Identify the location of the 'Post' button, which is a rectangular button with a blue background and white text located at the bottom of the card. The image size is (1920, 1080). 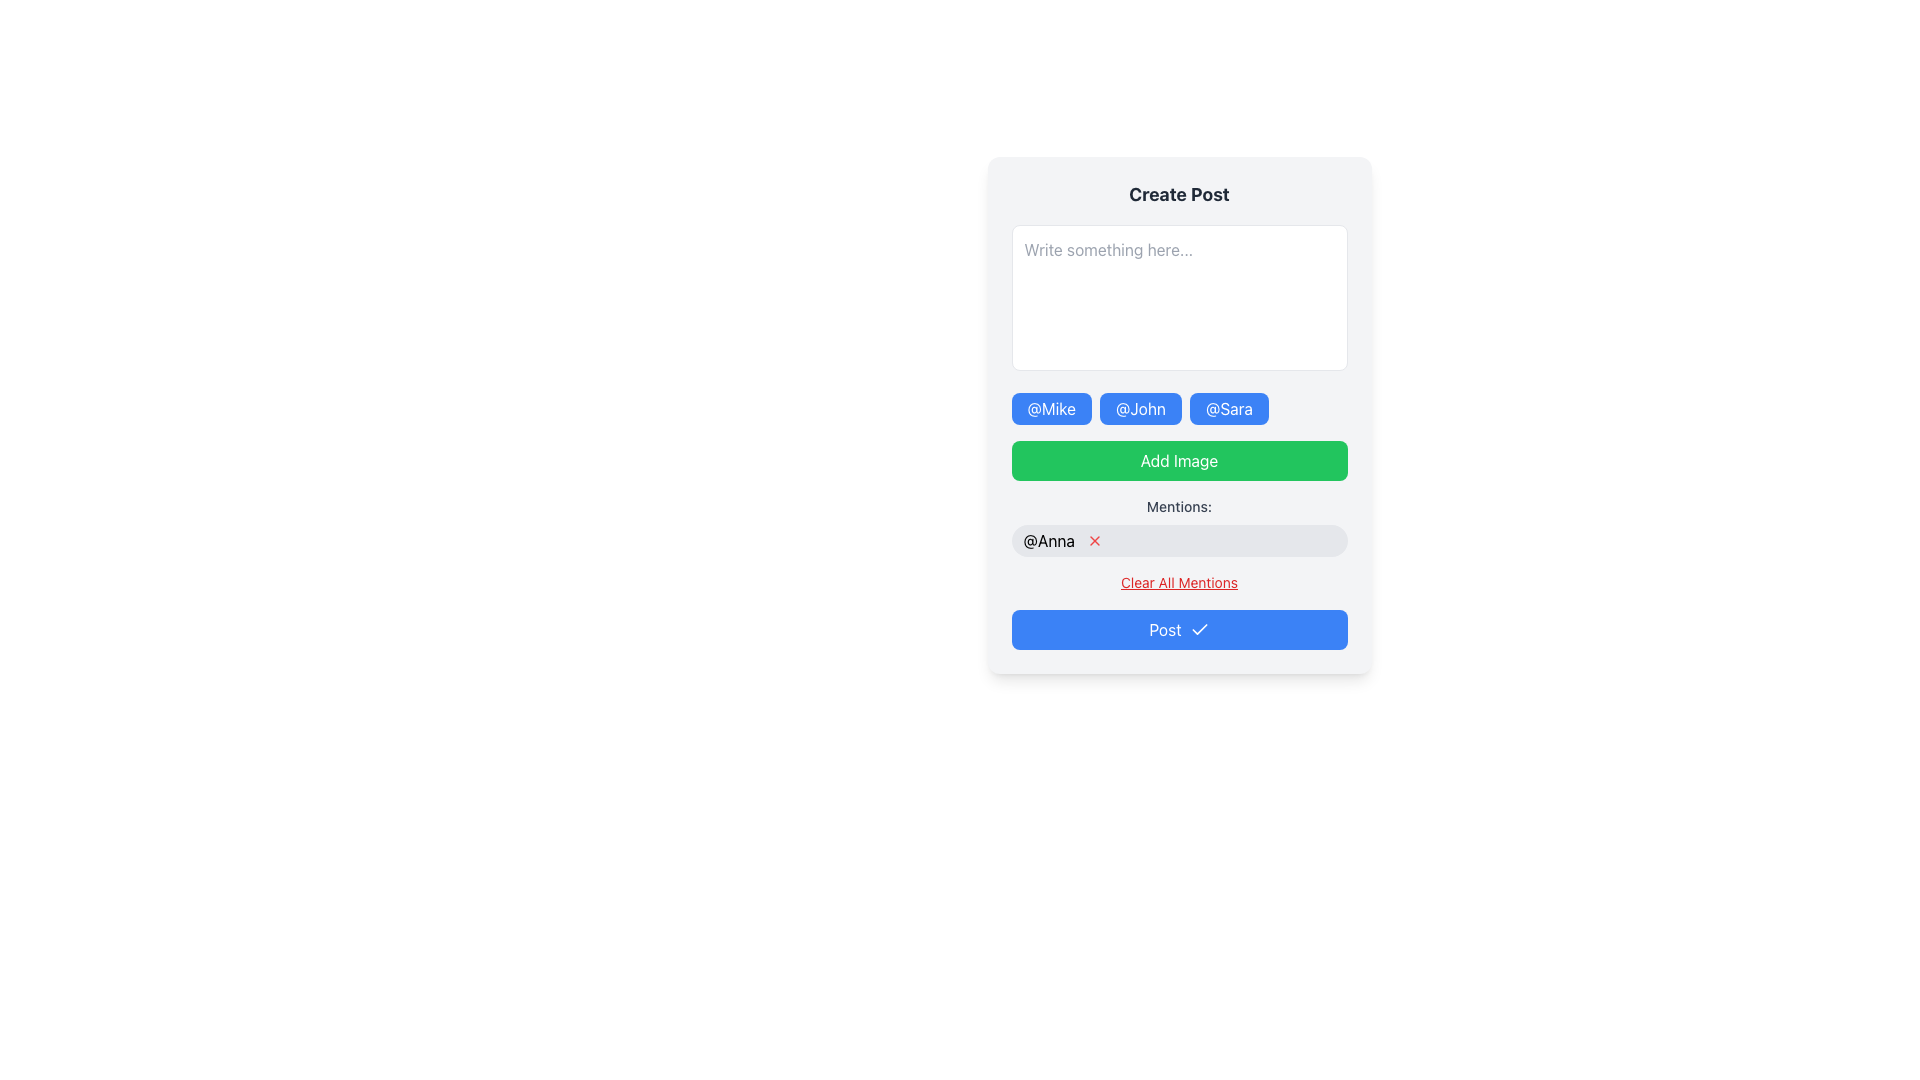
(1179, 628).